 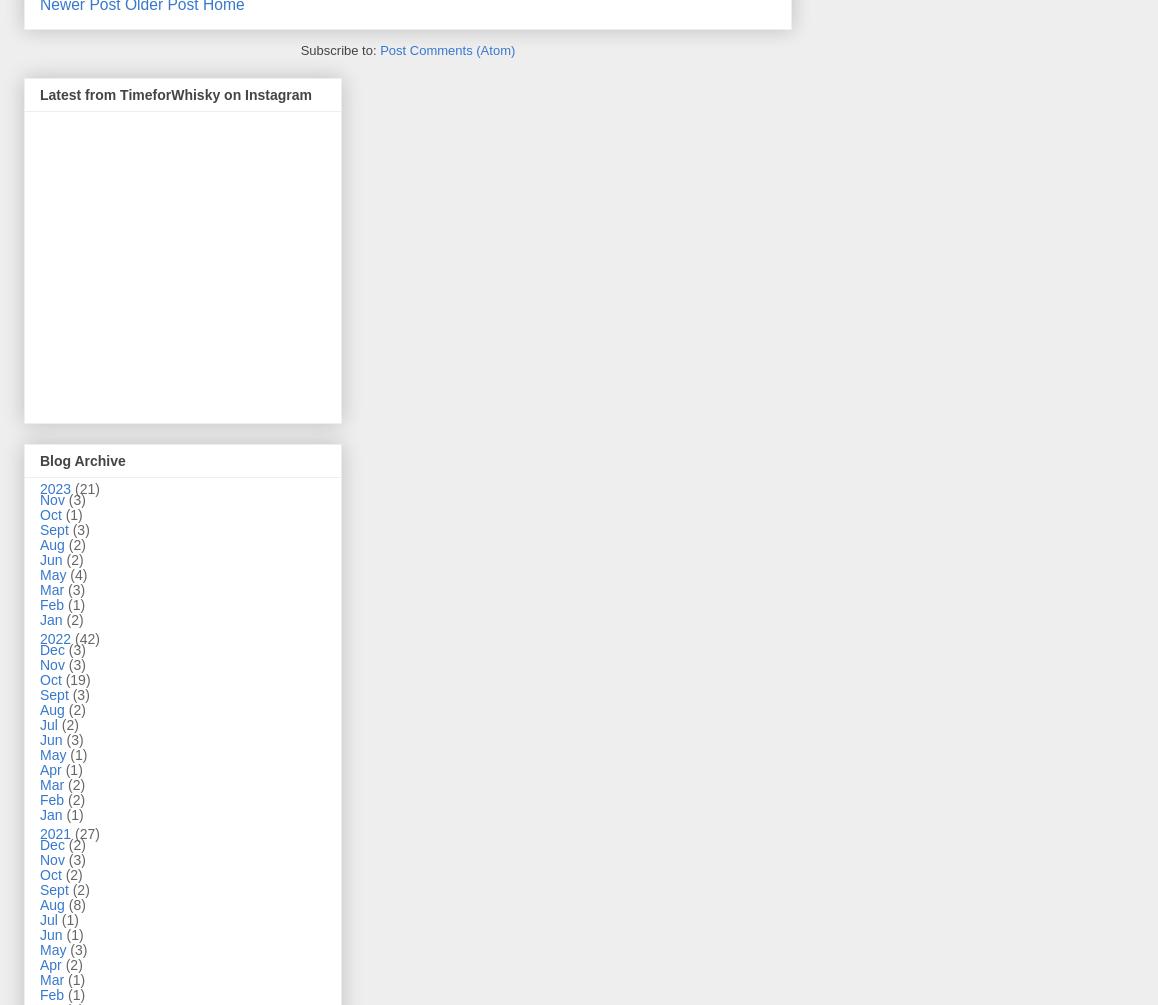 What do you see at coordinates (86, 636) in the screenshot?
I see `'(42)'` at bounding box center [86, 636].